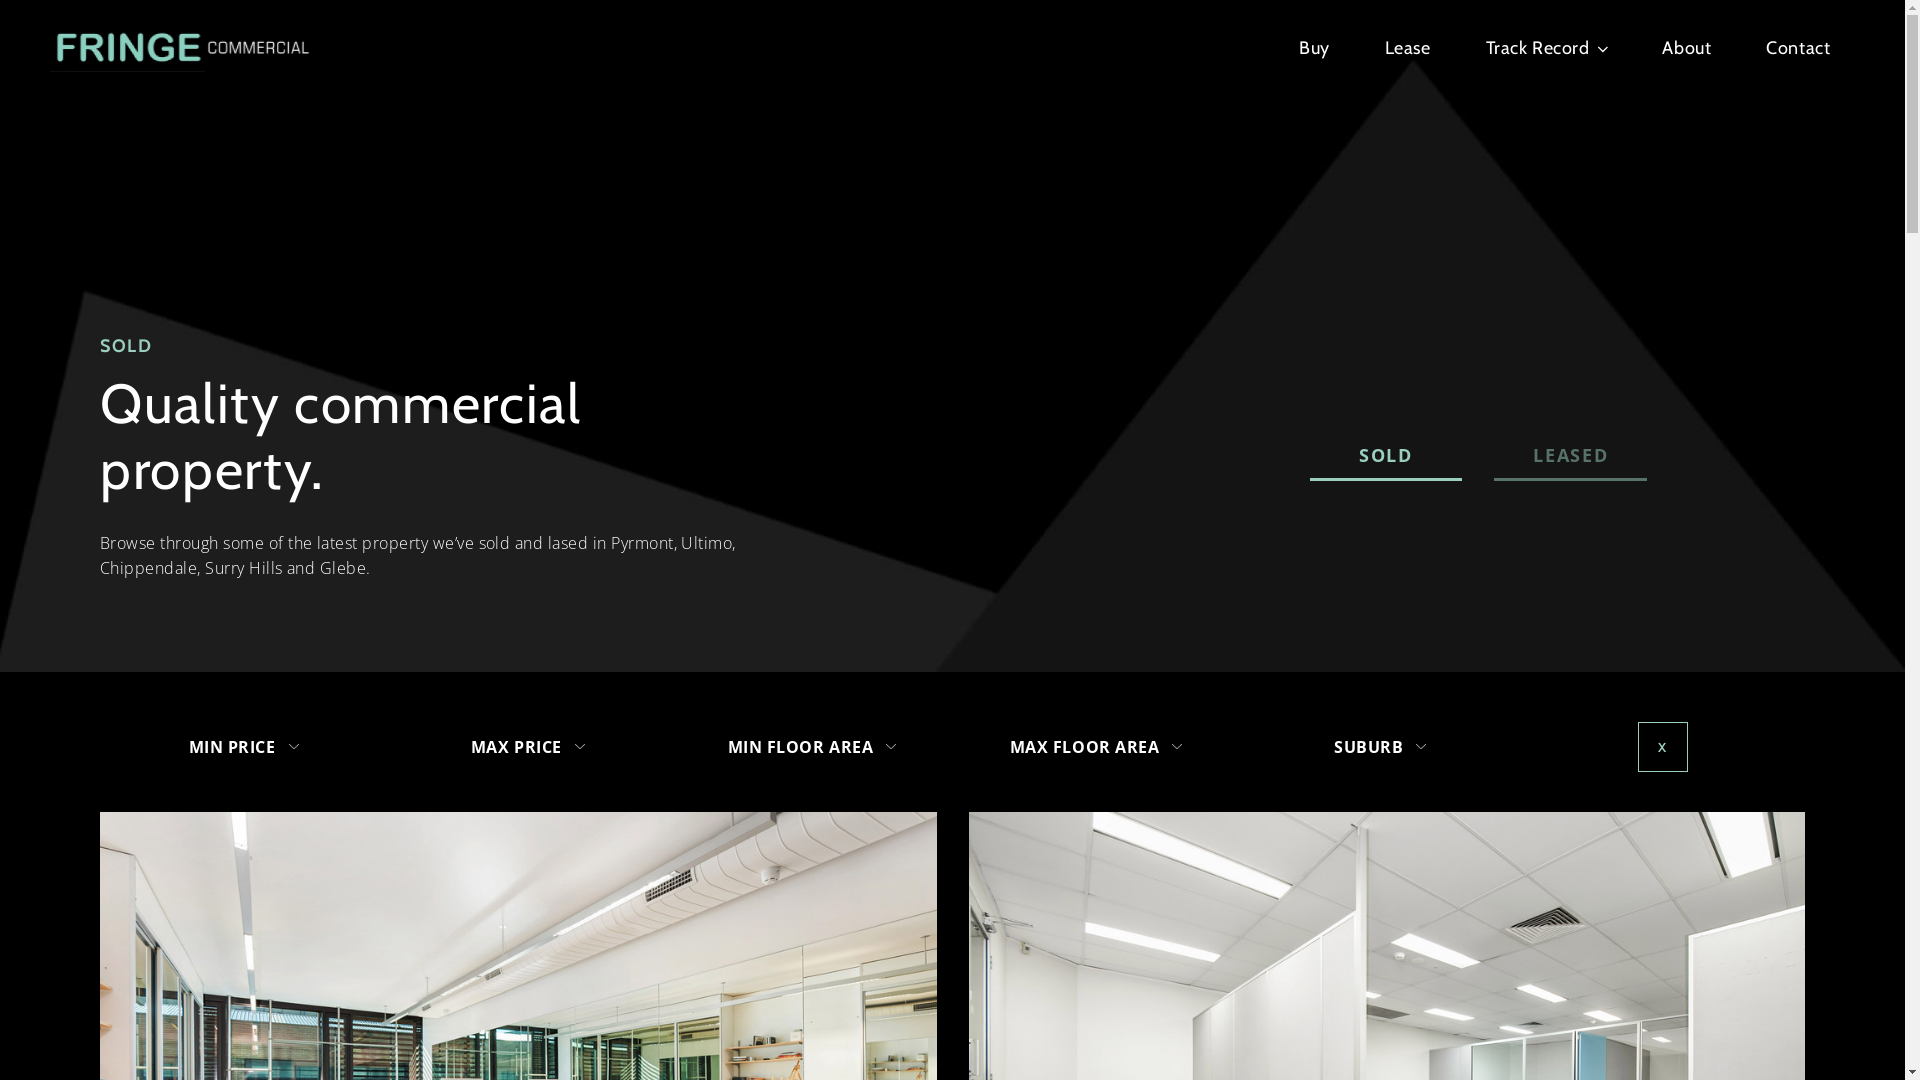 This screenshot has width=1920, height=1080. Describe the element at coordinates (1385, 456) in the screenshot. I see `'SOLD'` at that location.